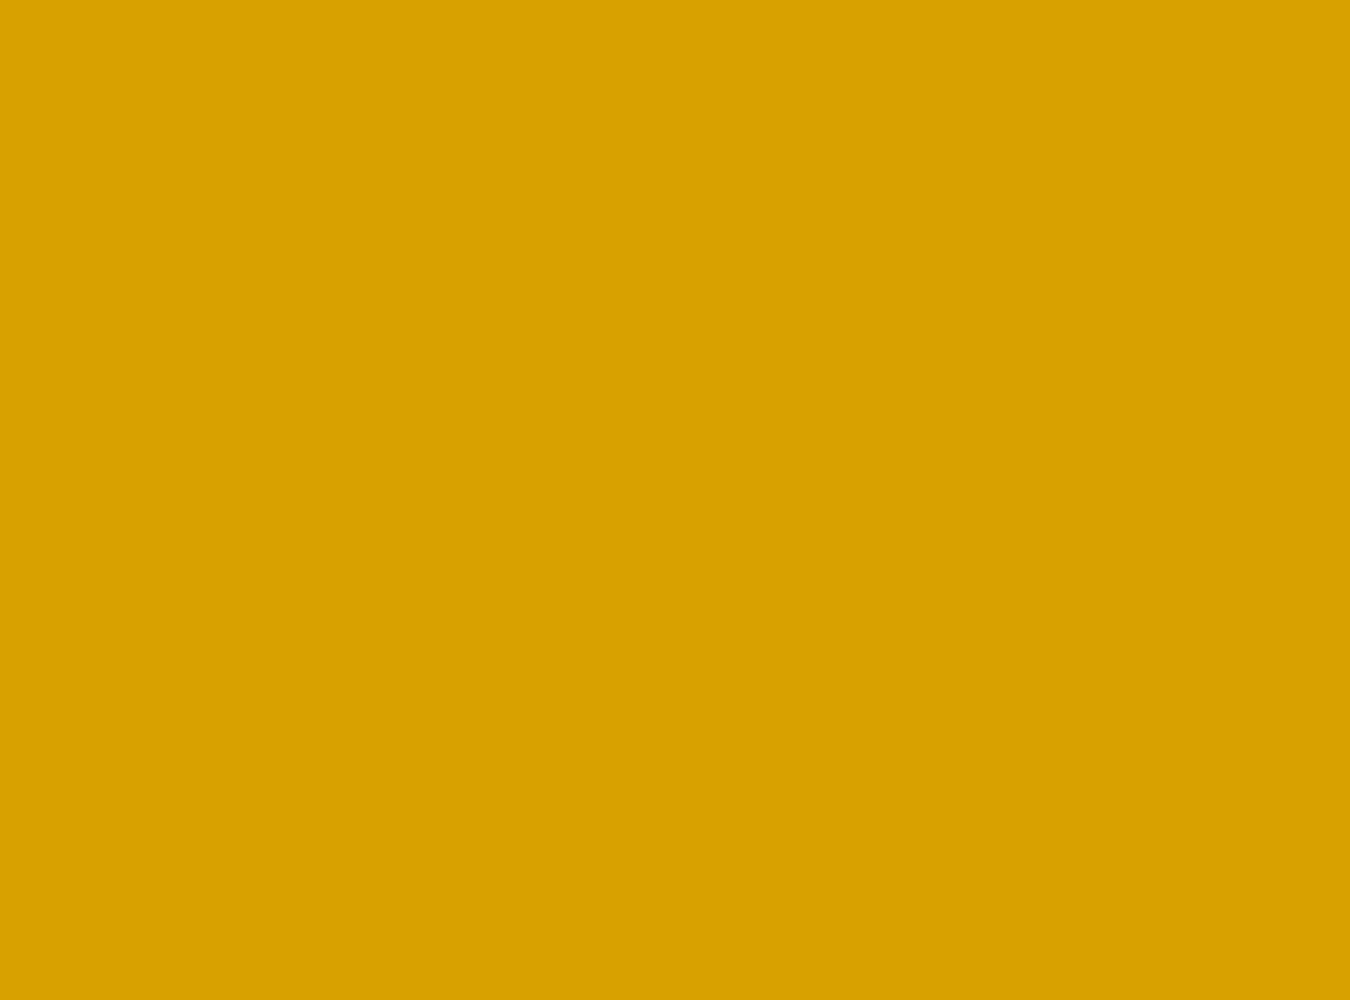  Describe the element at coordinates (325, 63) in the screenshot. I see `'Blackened Fish Fillet'` at that location.